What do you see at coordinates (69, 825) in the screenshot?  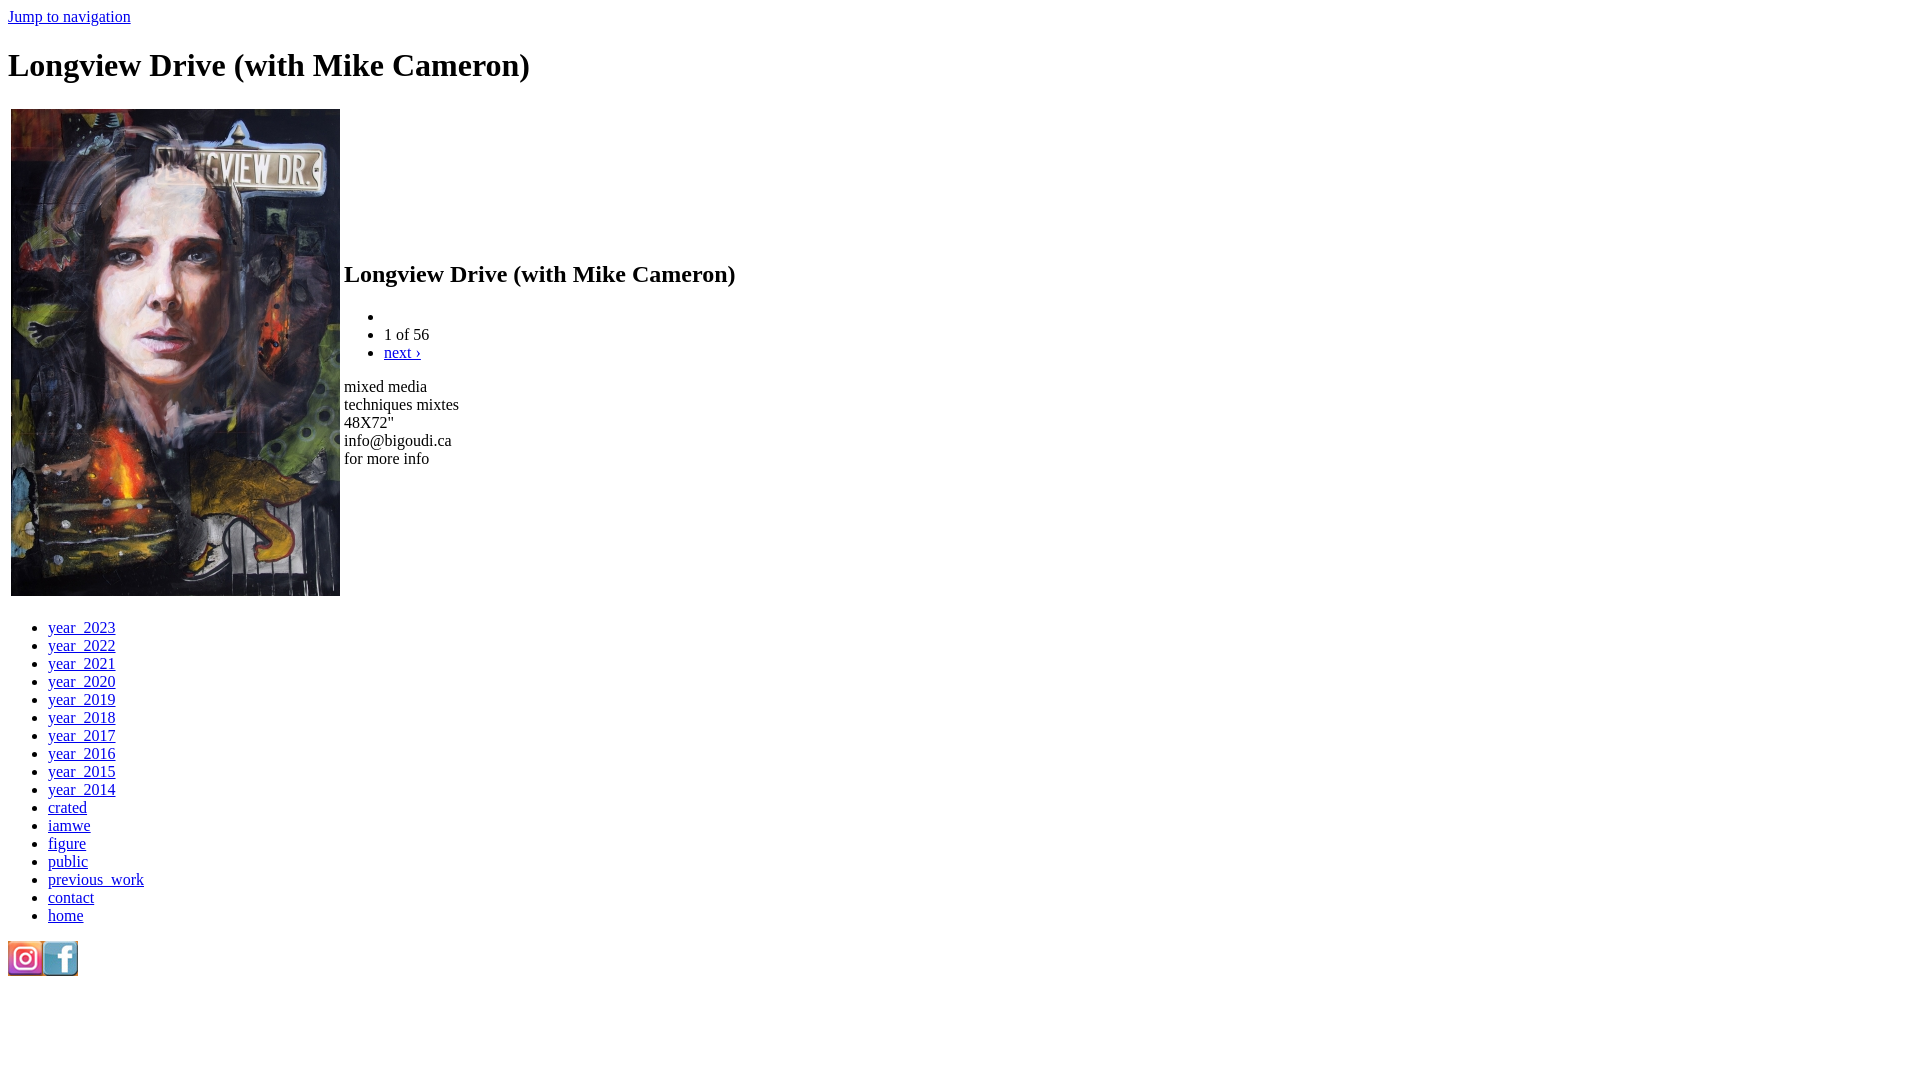 I see `'iamwe'` at bounding box center [69, 825].